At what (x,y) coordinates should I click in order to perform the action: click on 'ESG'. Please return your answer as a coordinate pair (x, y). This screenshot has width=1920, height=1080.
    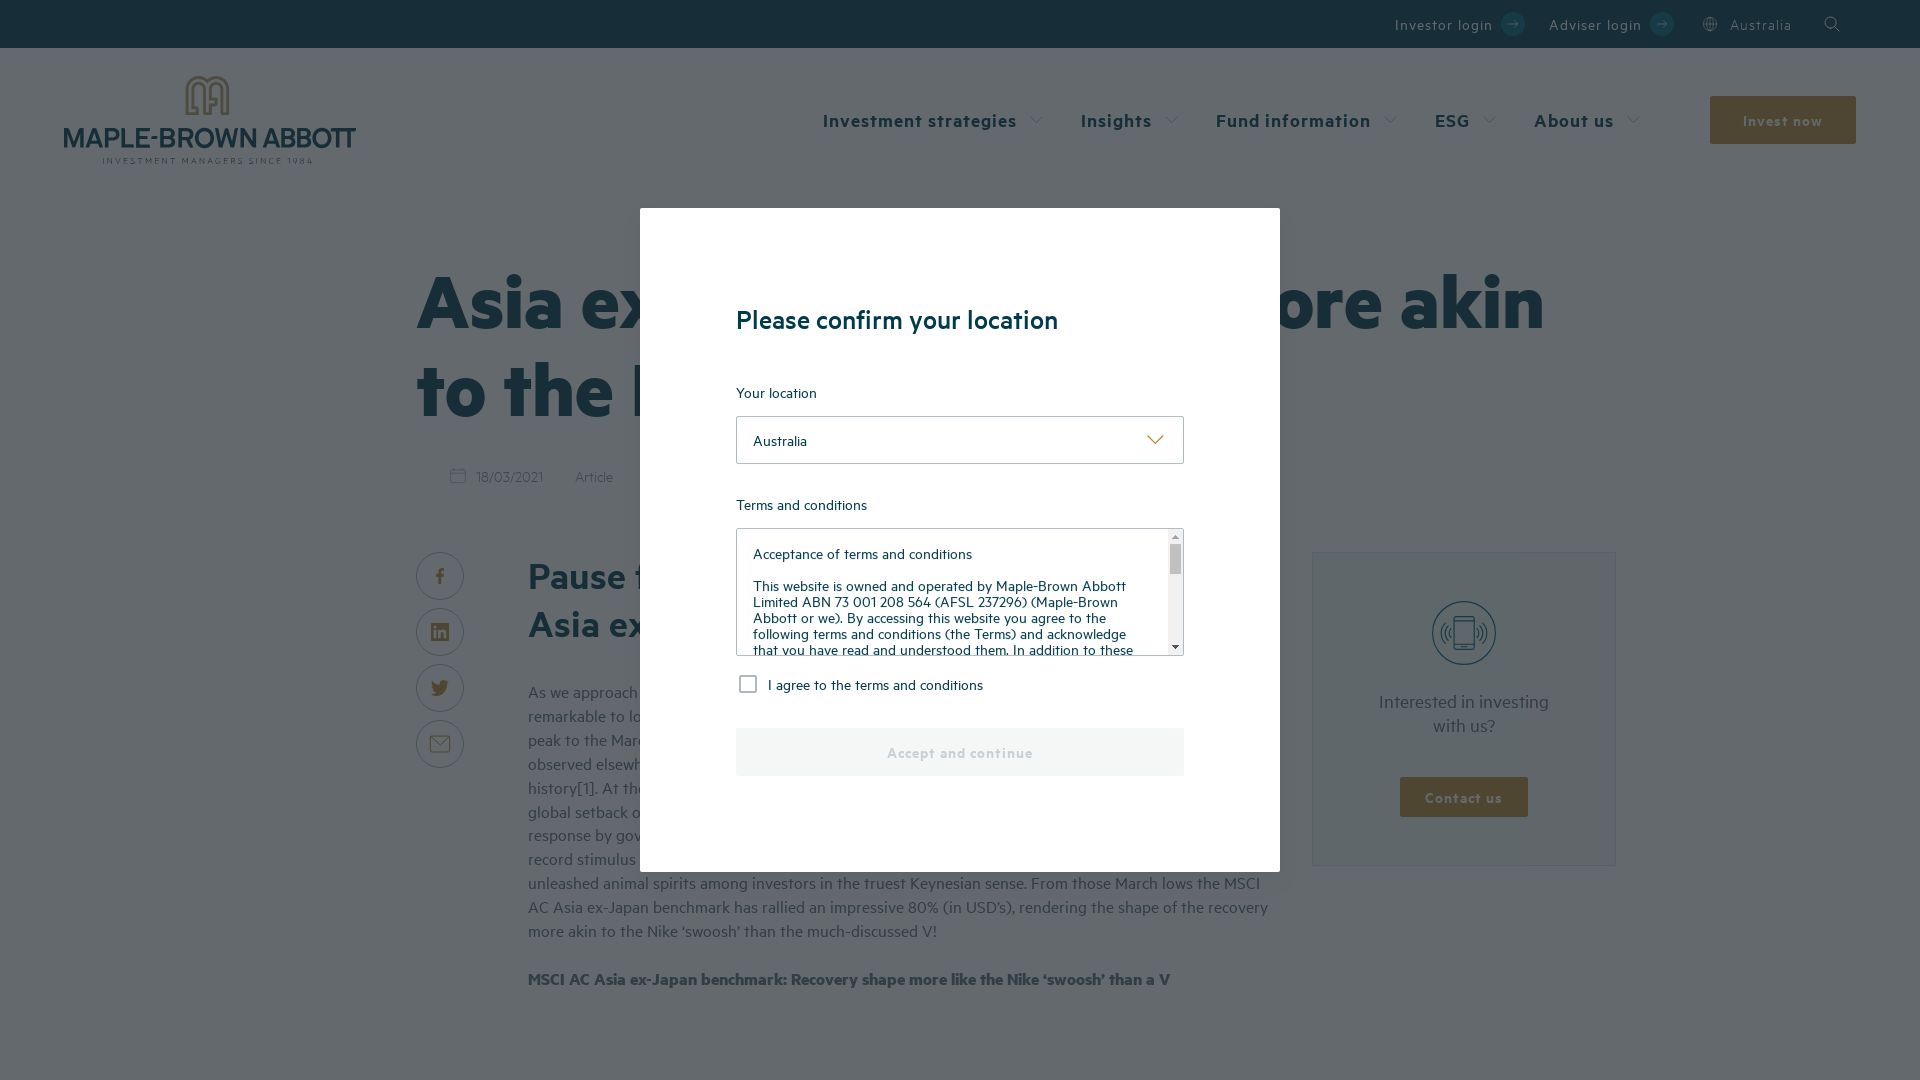
    Looking at the image, I should click on (1418, 119).